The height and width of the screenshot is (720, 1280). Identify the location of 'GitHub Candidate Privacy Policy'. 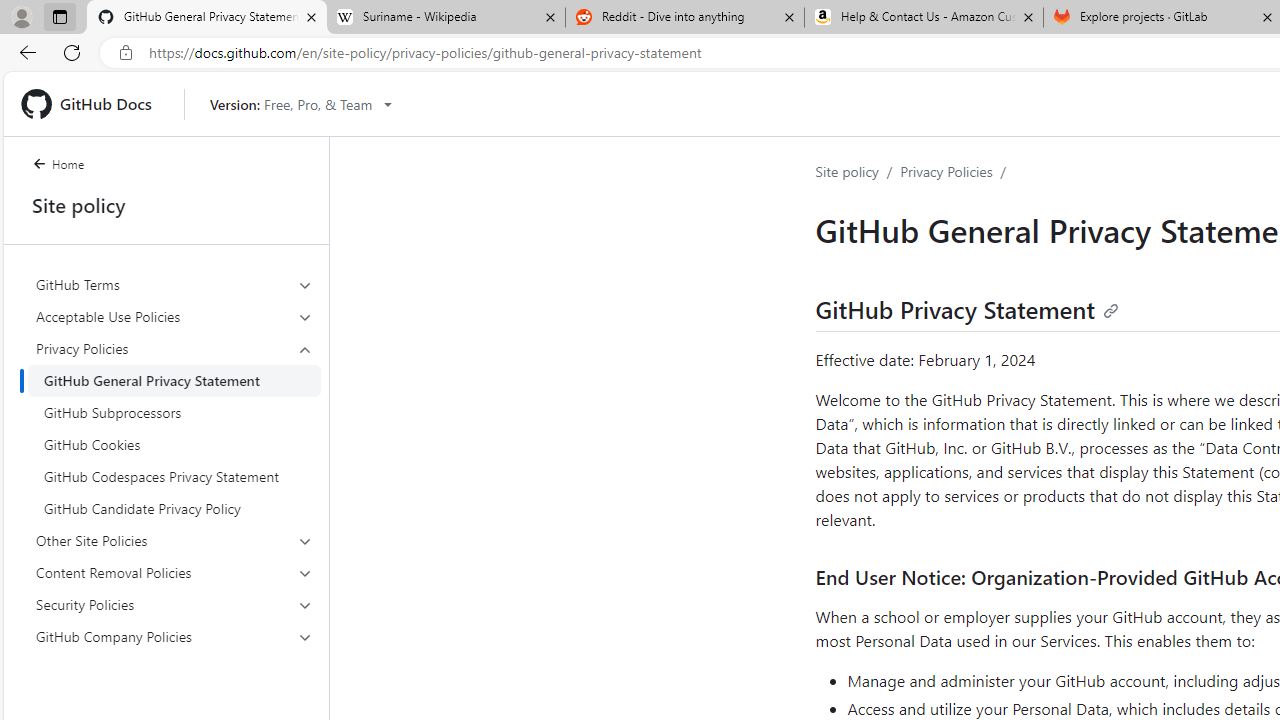
(174, 508).